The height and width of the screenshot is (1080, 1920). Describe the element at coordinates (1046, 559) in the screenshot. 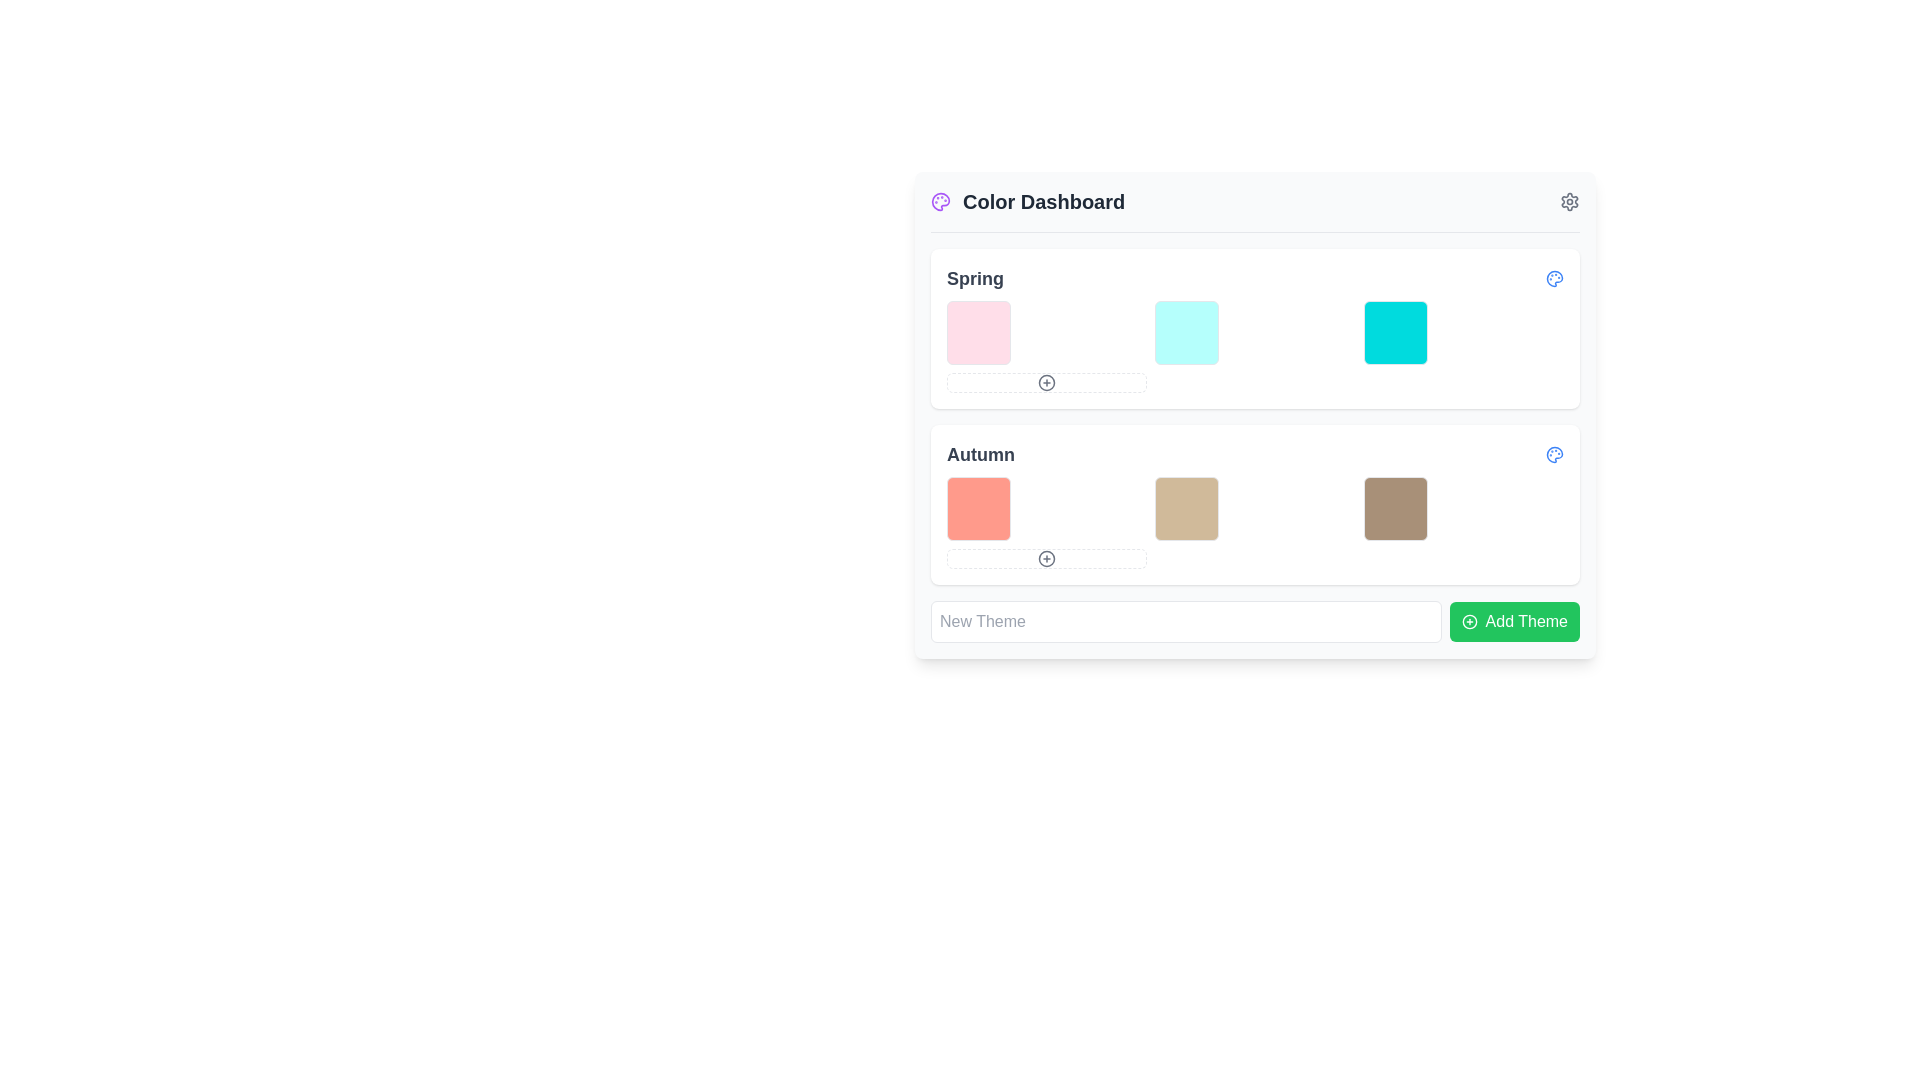

I see `the Circle icon, which is a small circular icon styled with a line drawing, located in the Autumn section of the Color Dashboard within the dashed placeholder area near the color blocks` at that location.